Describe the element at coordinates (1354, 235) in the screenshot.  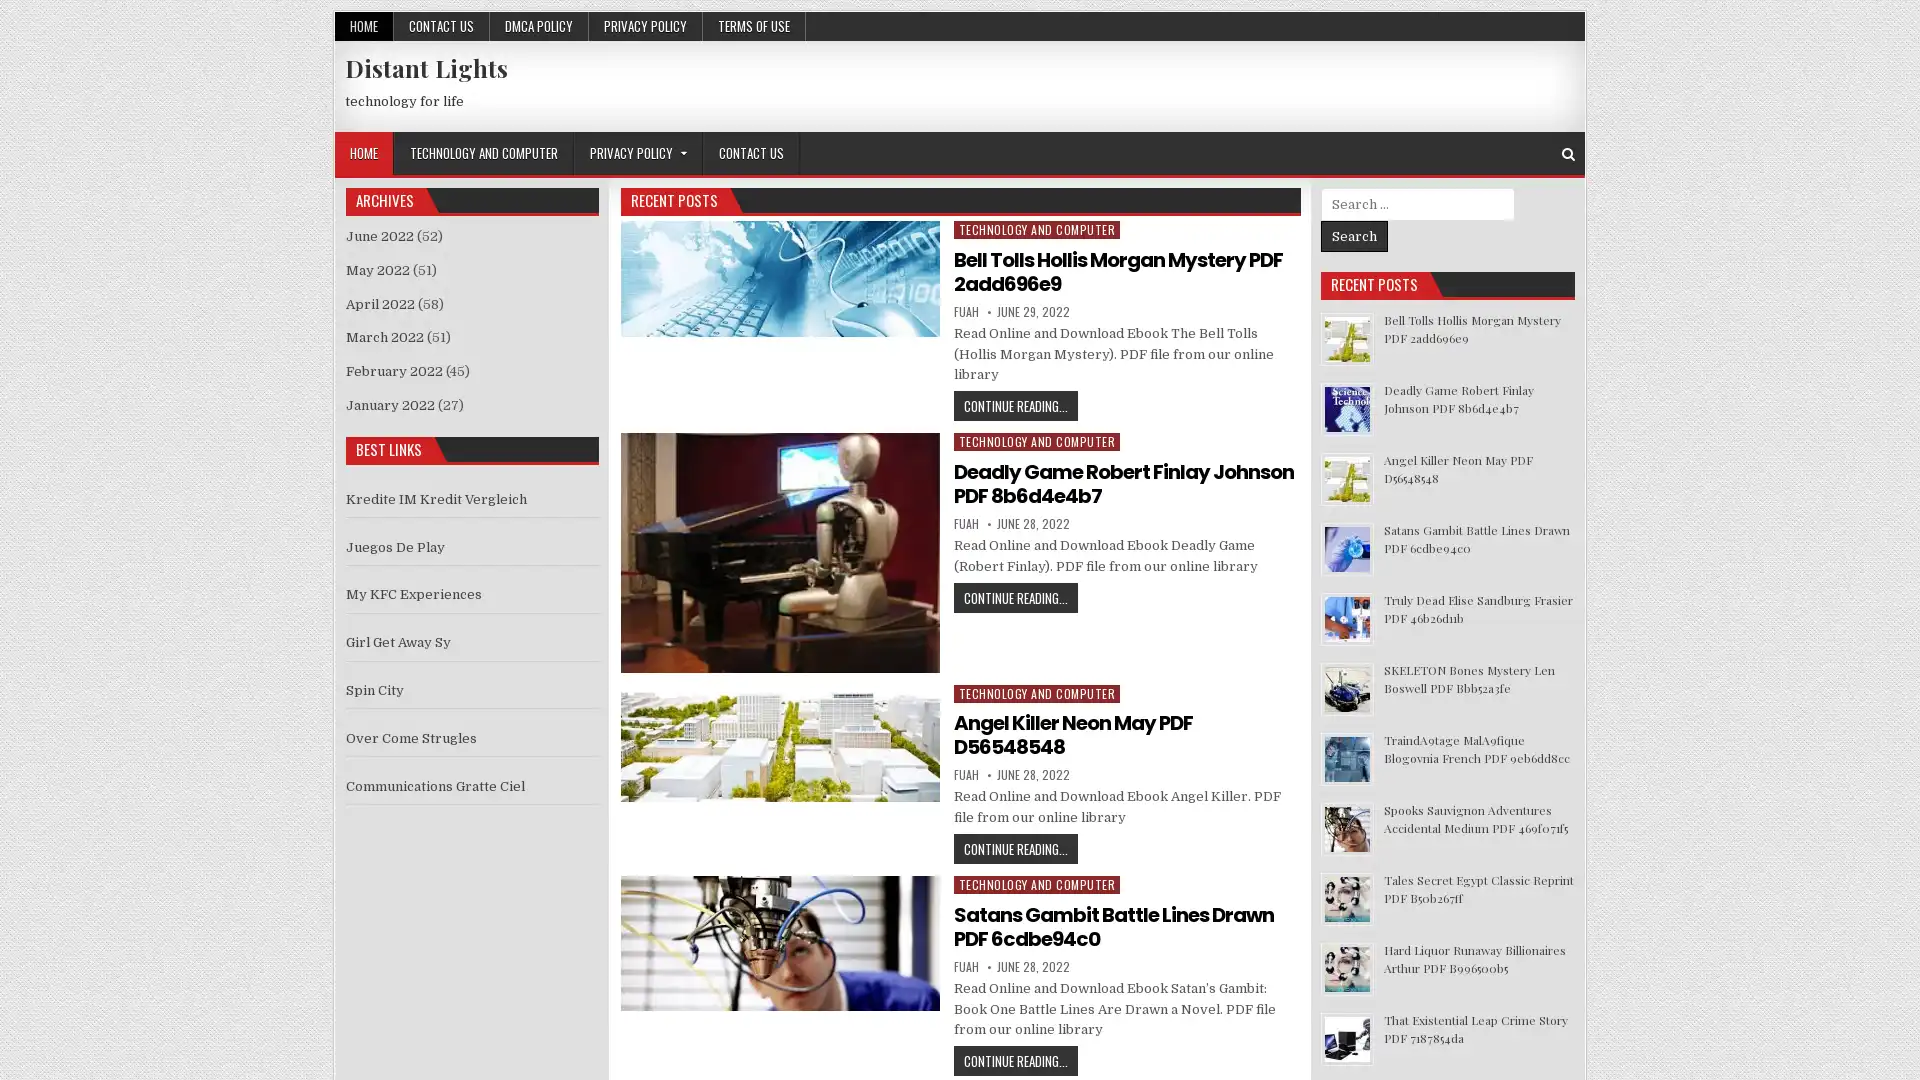
I see `Search` at that location.